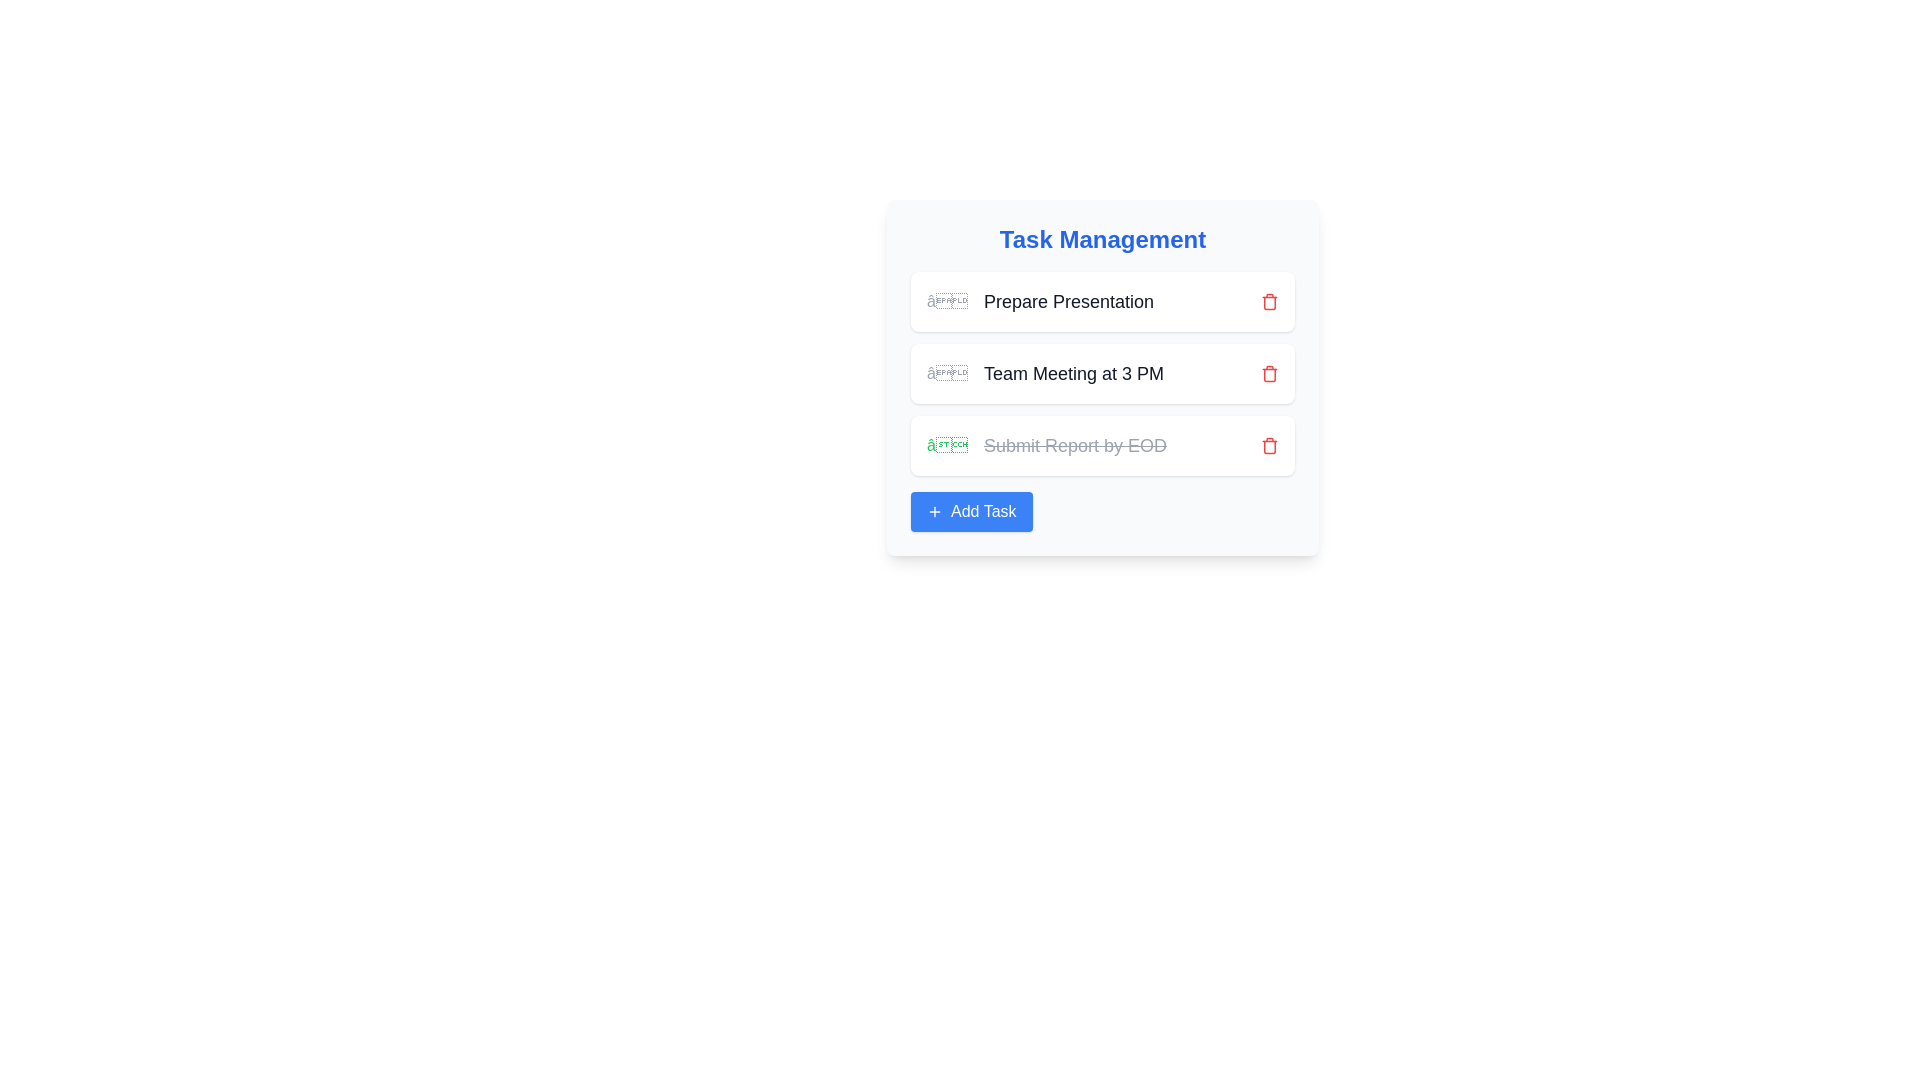 This screenshot has width=1920, height=1080. I want to click on the gray circle icon with class 'mr-4 text-gray-400' located to the left of the 'Team Meeting at 3 PM' text in the second list item of the 'Task Management' section, so click(946, 374).